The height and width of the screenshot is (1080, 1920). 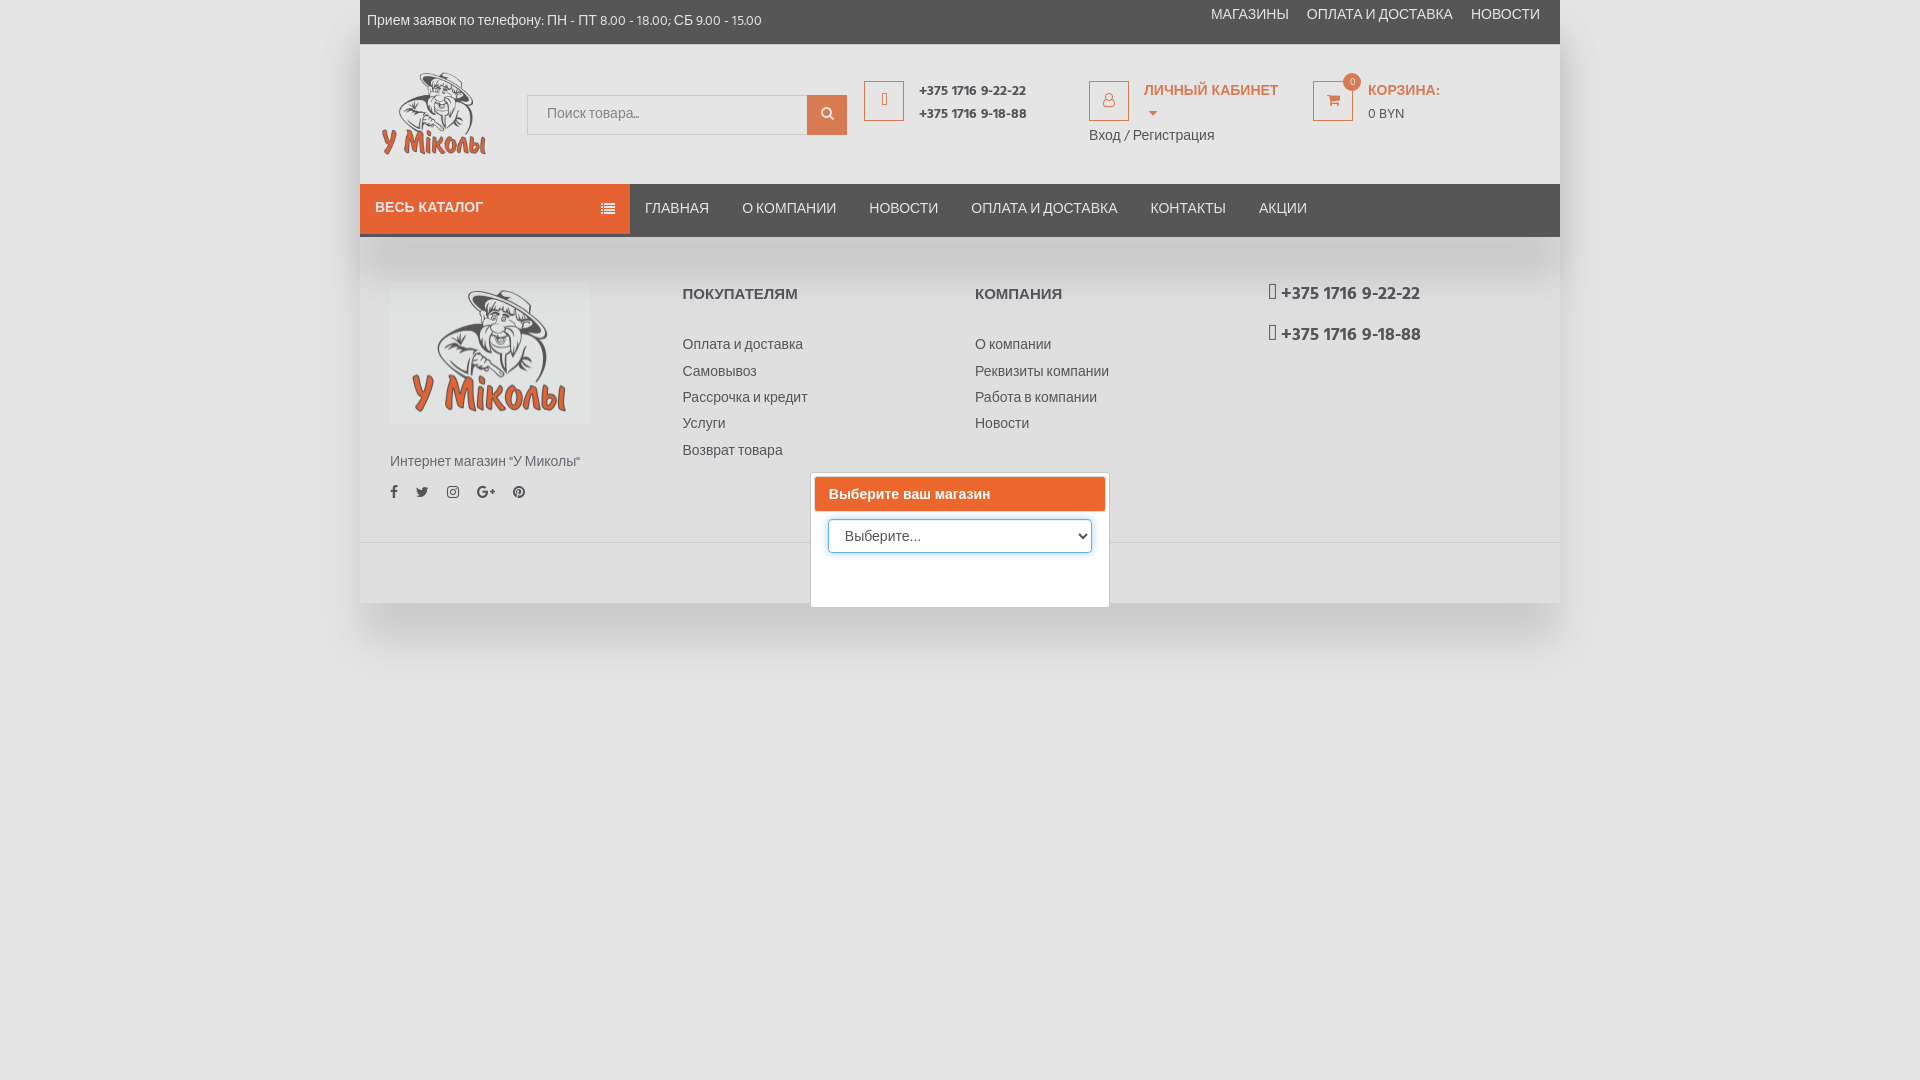 I want to click on '+375 1716 9-22-22', so click(x=917, y=92).